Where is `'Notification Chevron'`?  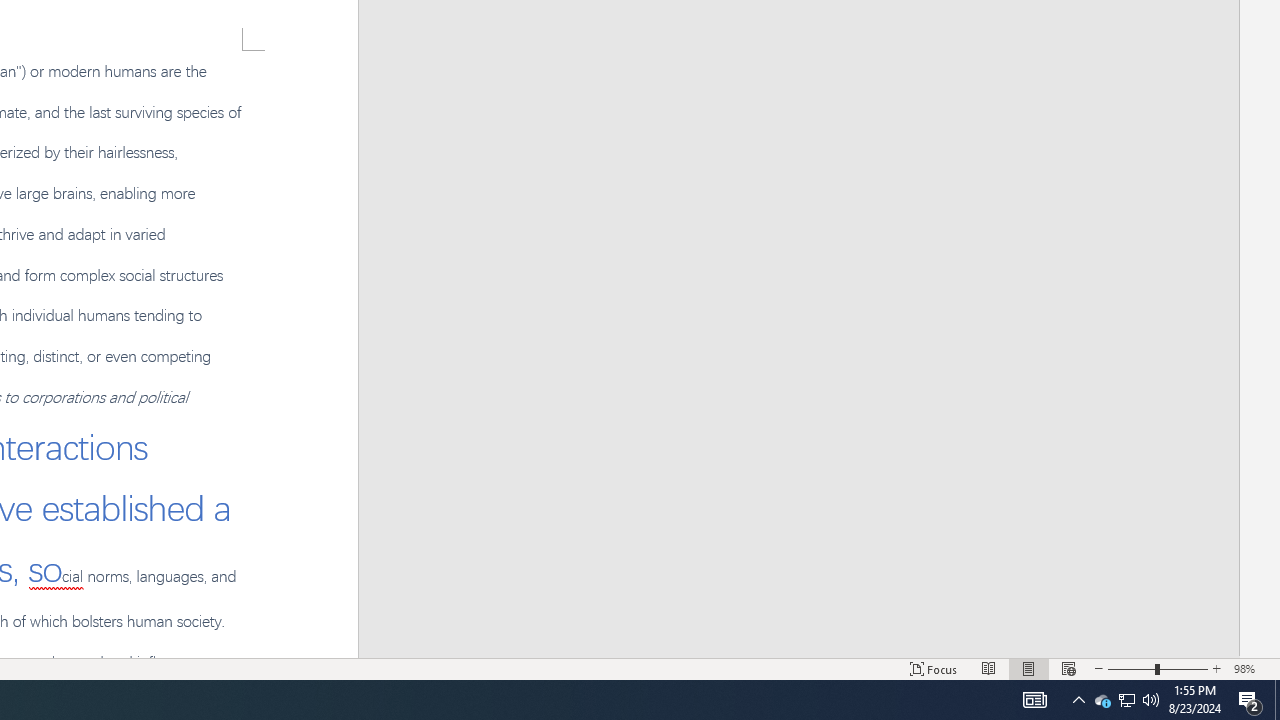
'Notification Chevron' is located at coordinates (1078, 698).